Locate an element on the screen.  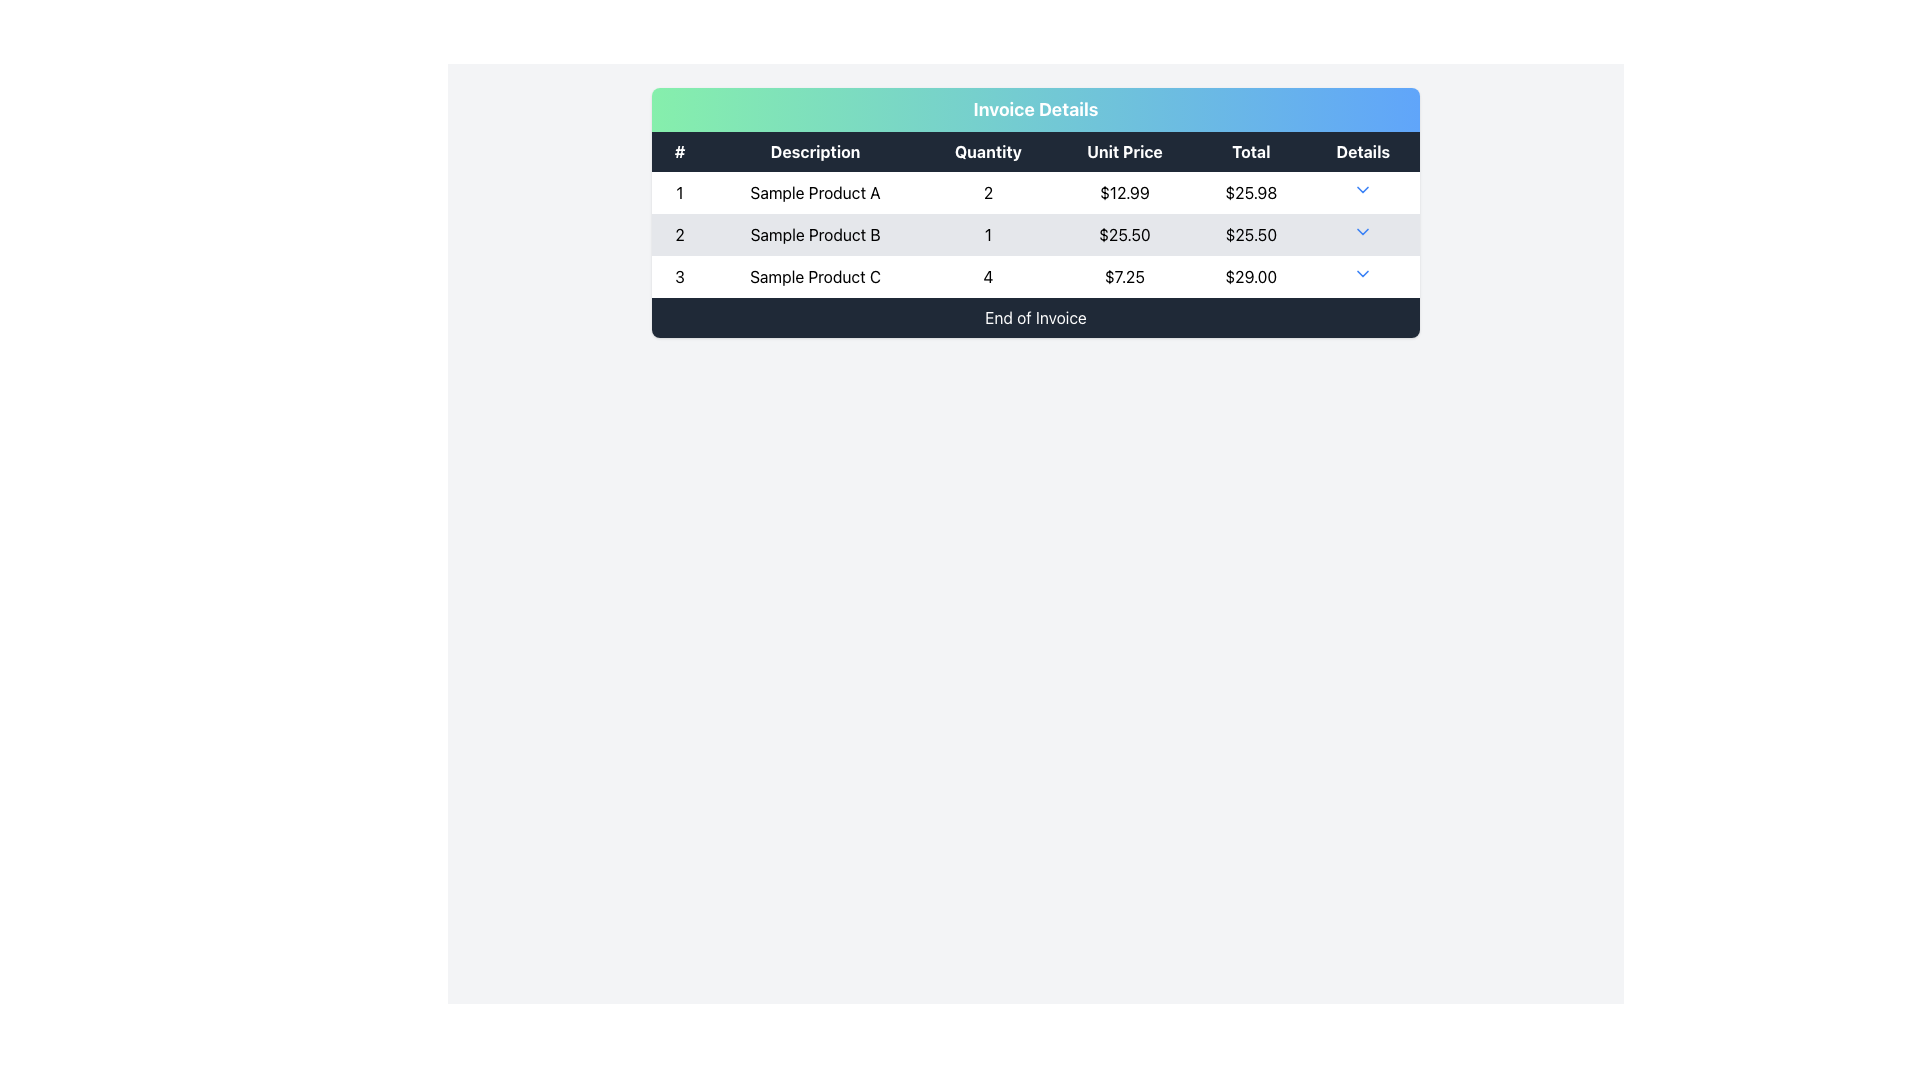
the dropdown menu in the third row of the 'Invoice Details' table is located at coordinates (1036, 277).